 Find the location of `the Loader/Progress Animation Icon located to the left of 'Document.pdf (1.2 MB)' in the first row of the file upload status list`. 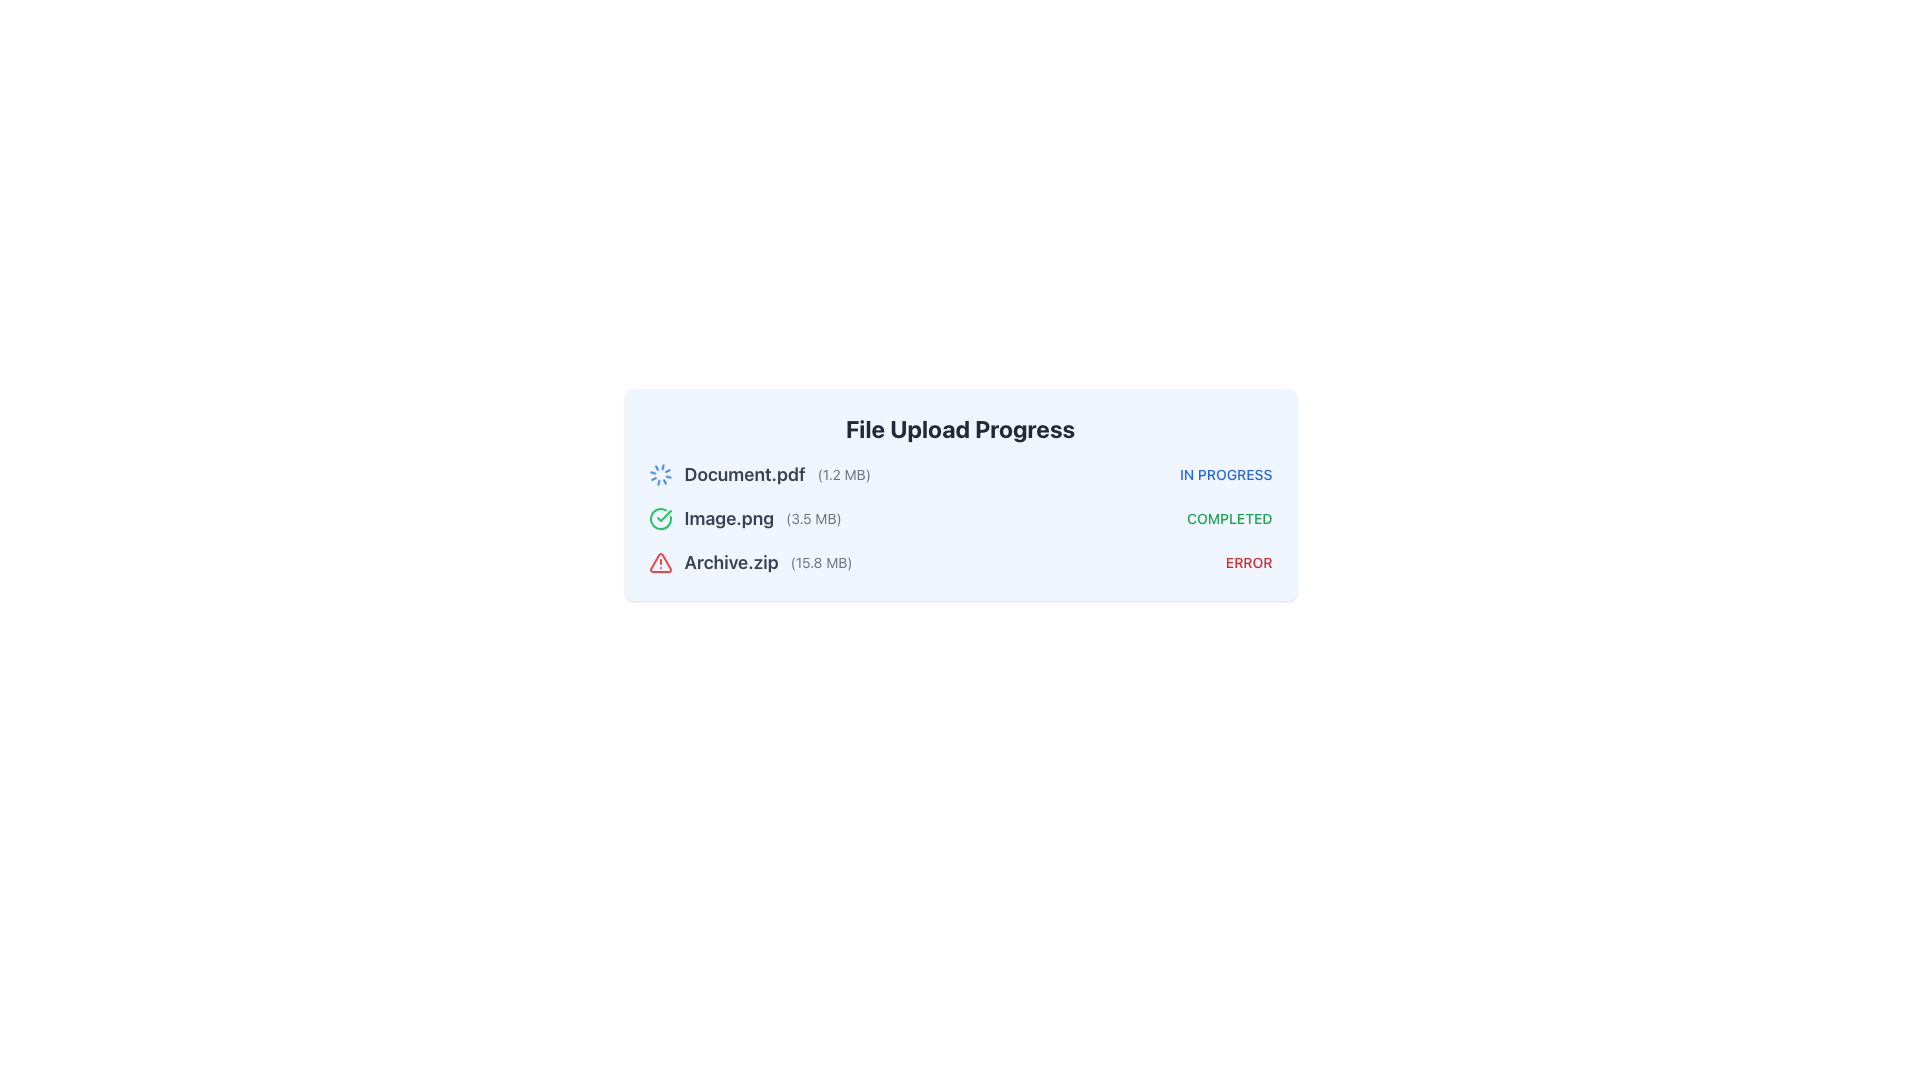

the Loader/Progress Animation Icon located to the left of 'Document.pdf (1.2 MB)' in the first row of the file upload status list is located at coordinates (660, 474).